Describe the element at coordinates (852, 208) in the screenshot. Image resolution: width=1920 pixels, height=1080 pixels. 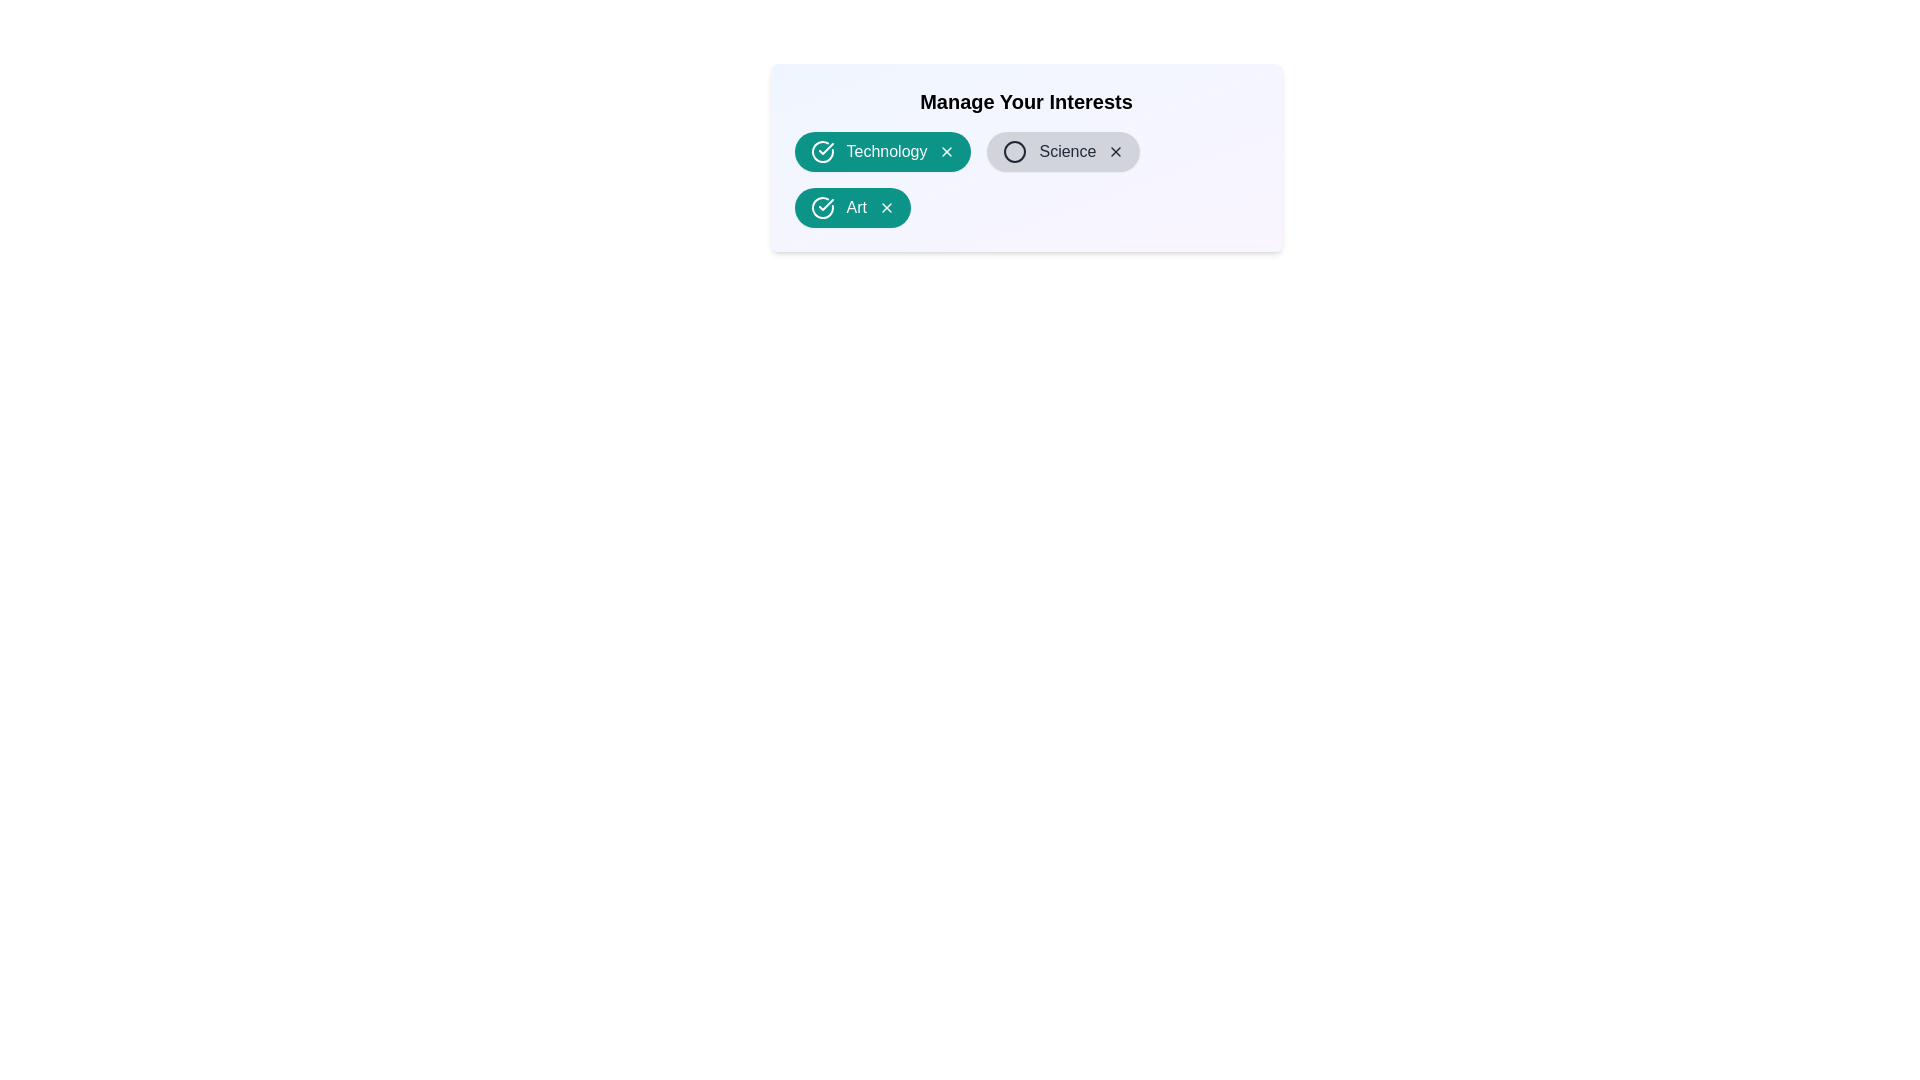
I see `the tag labeled Art to observe the hover scaling effect` at that location.